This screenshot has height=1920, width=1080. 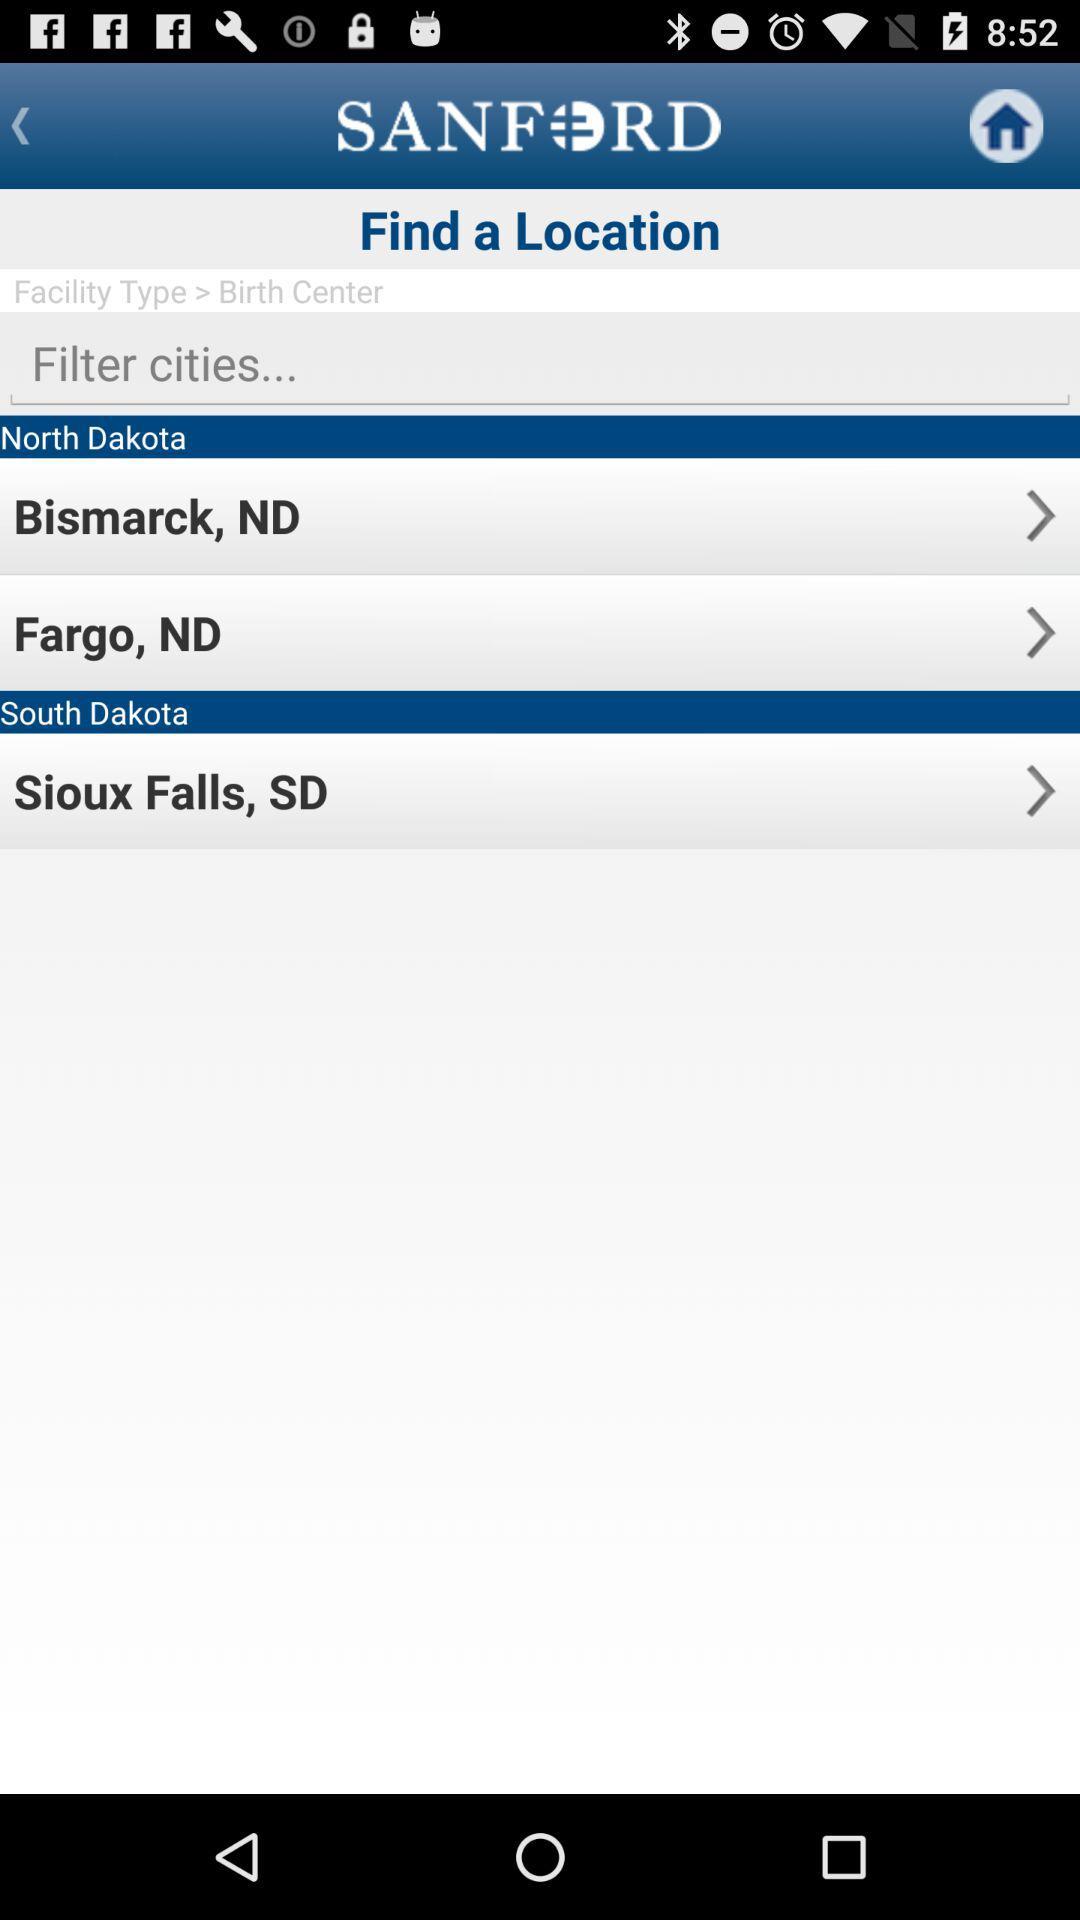 What do you see at coordinates (1039, 790) in the screenshot?
I see `the side arrow beside sd` at bounding box center [1039, 790].